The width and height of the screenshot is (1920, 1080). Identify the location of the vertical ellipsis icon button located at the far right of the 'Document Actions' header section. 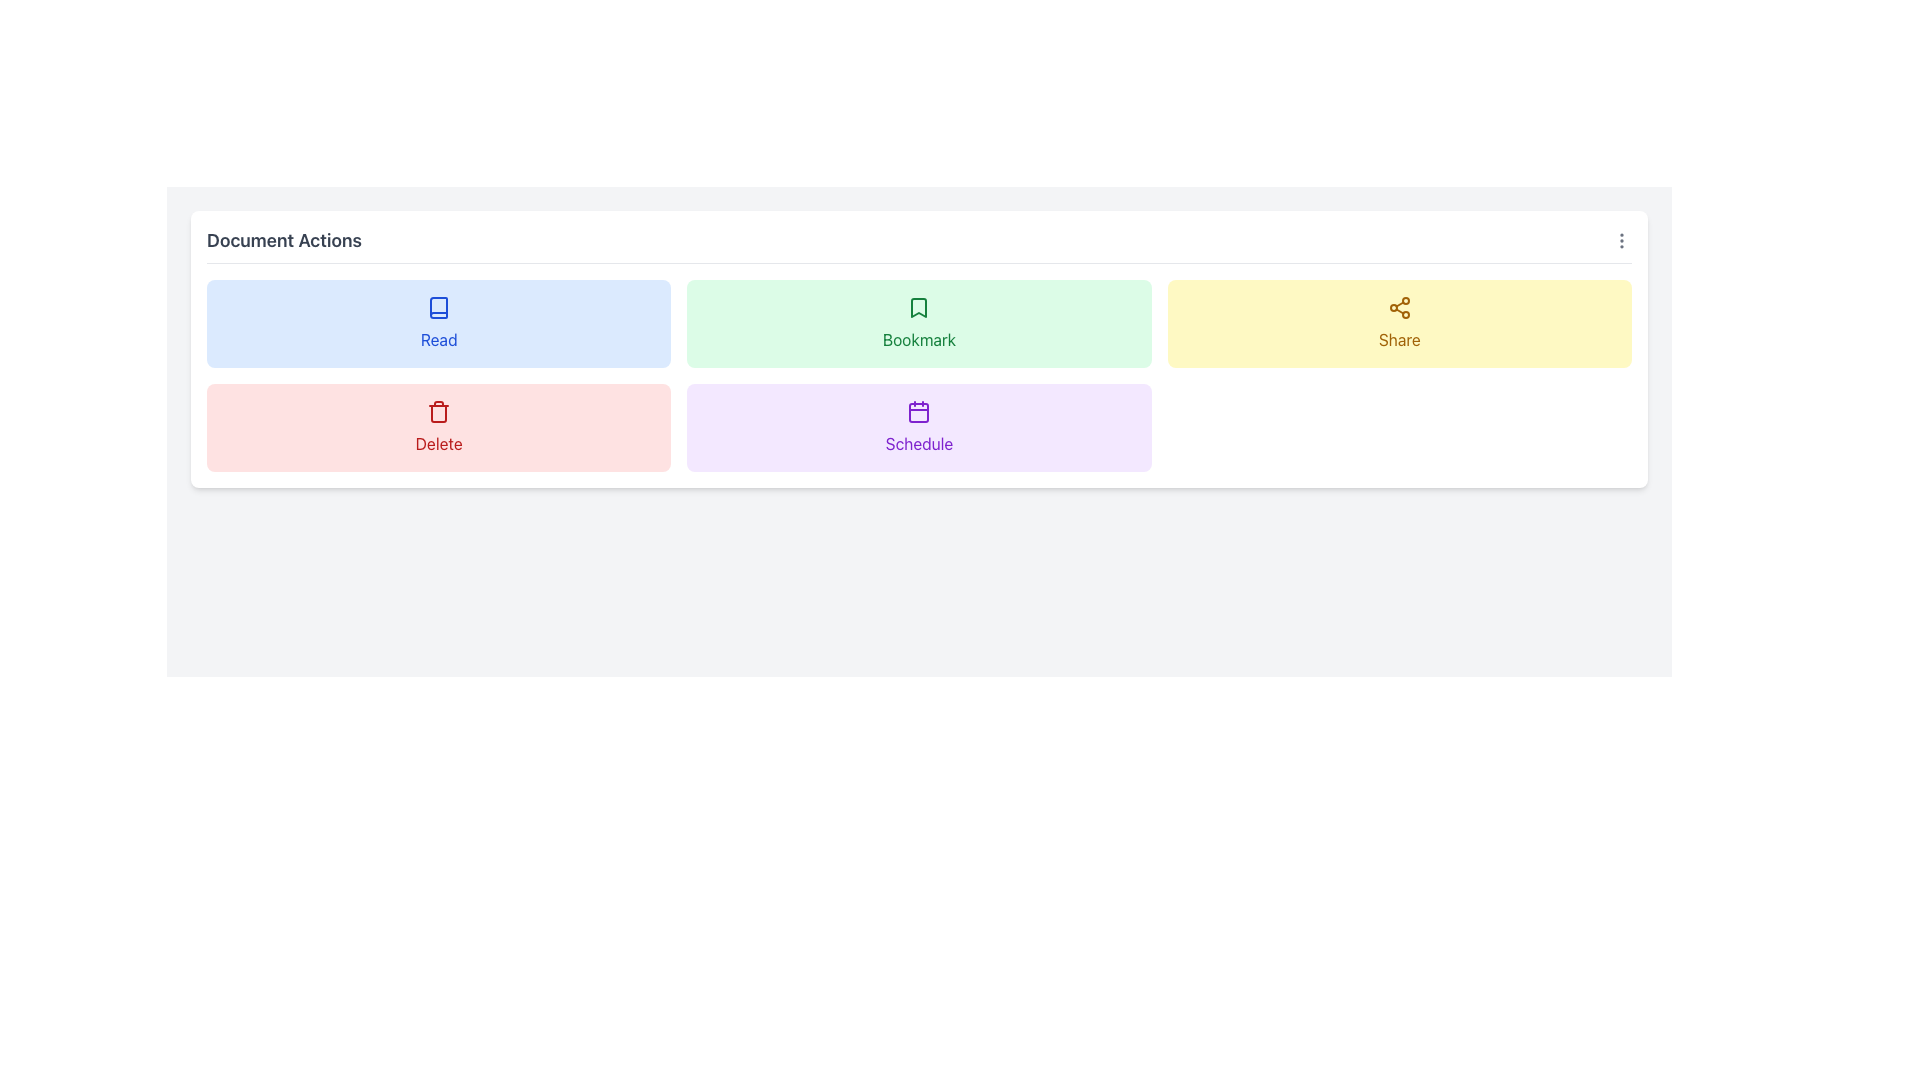
(1622, 239).